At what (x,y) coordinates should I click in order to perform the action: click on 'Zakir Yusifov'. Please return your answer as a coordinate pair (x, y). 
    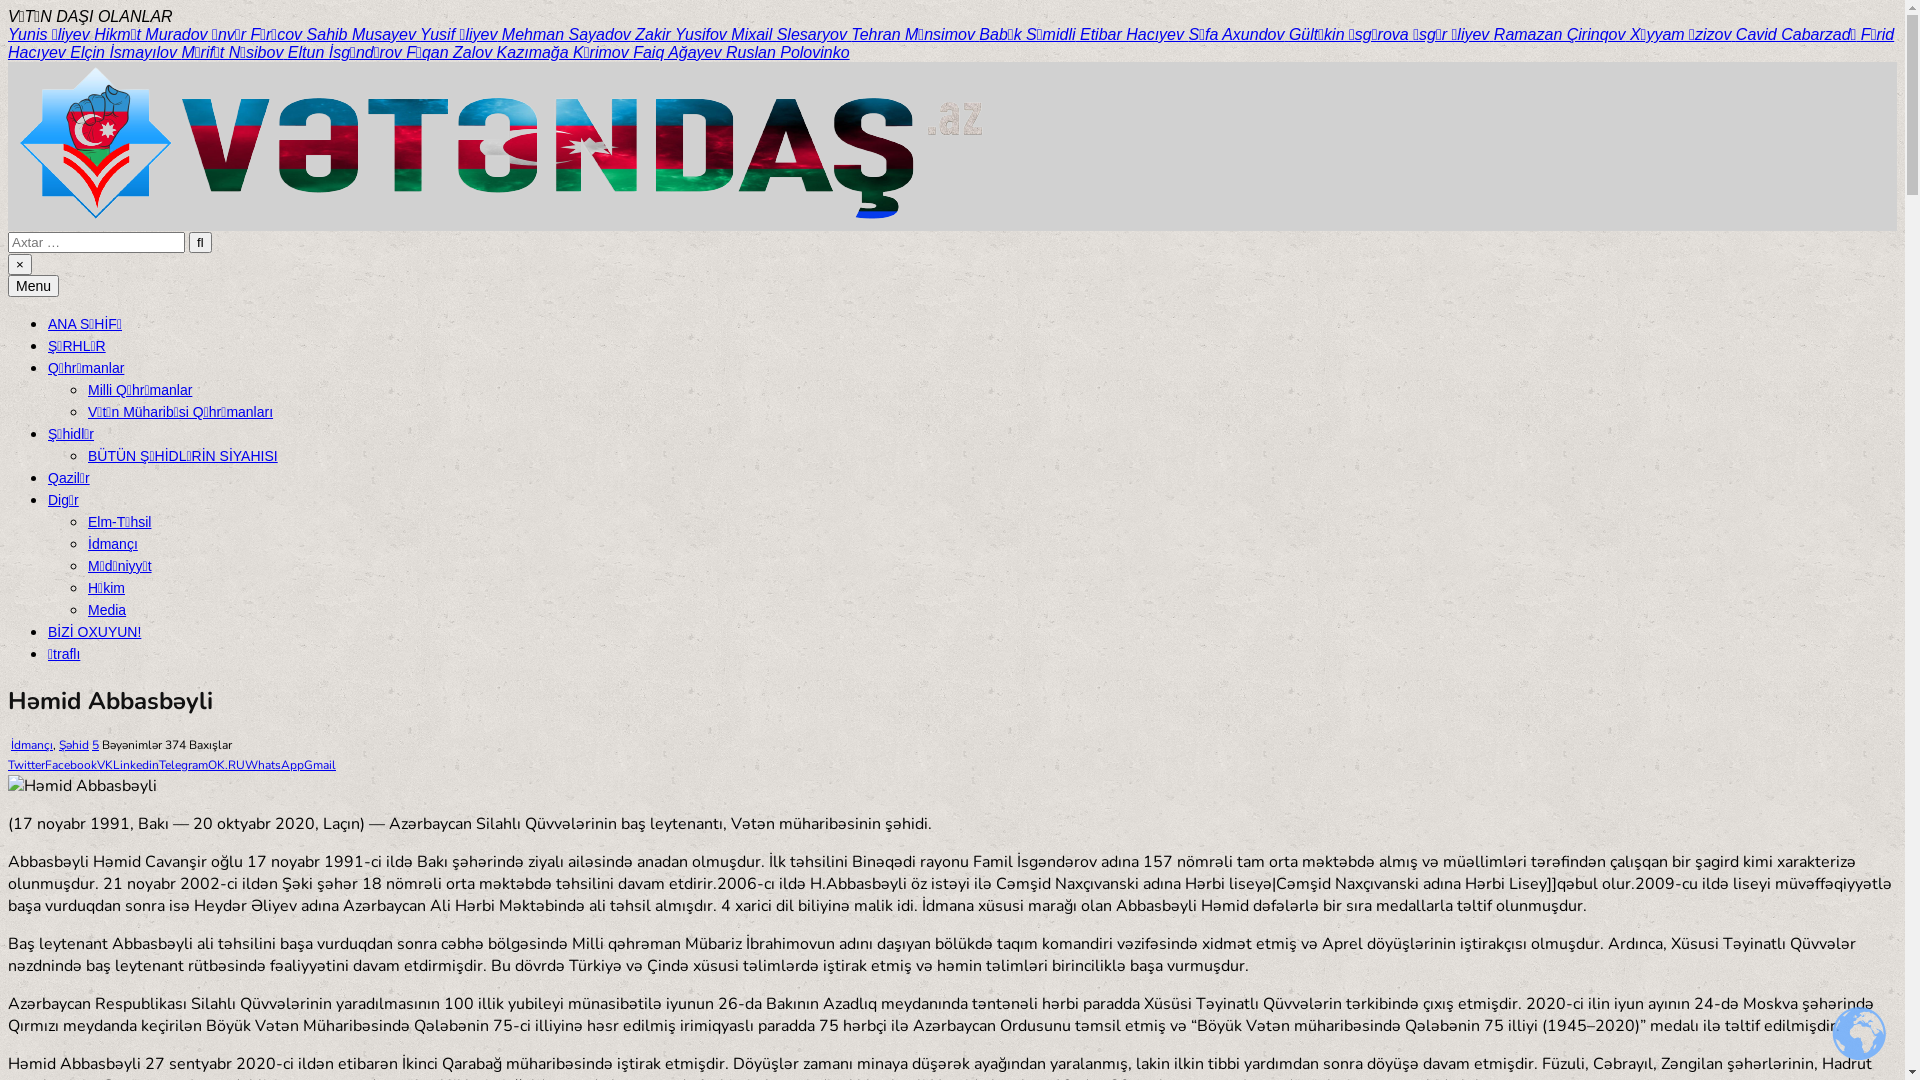
    Looking at the image, I should click on (682, 34).